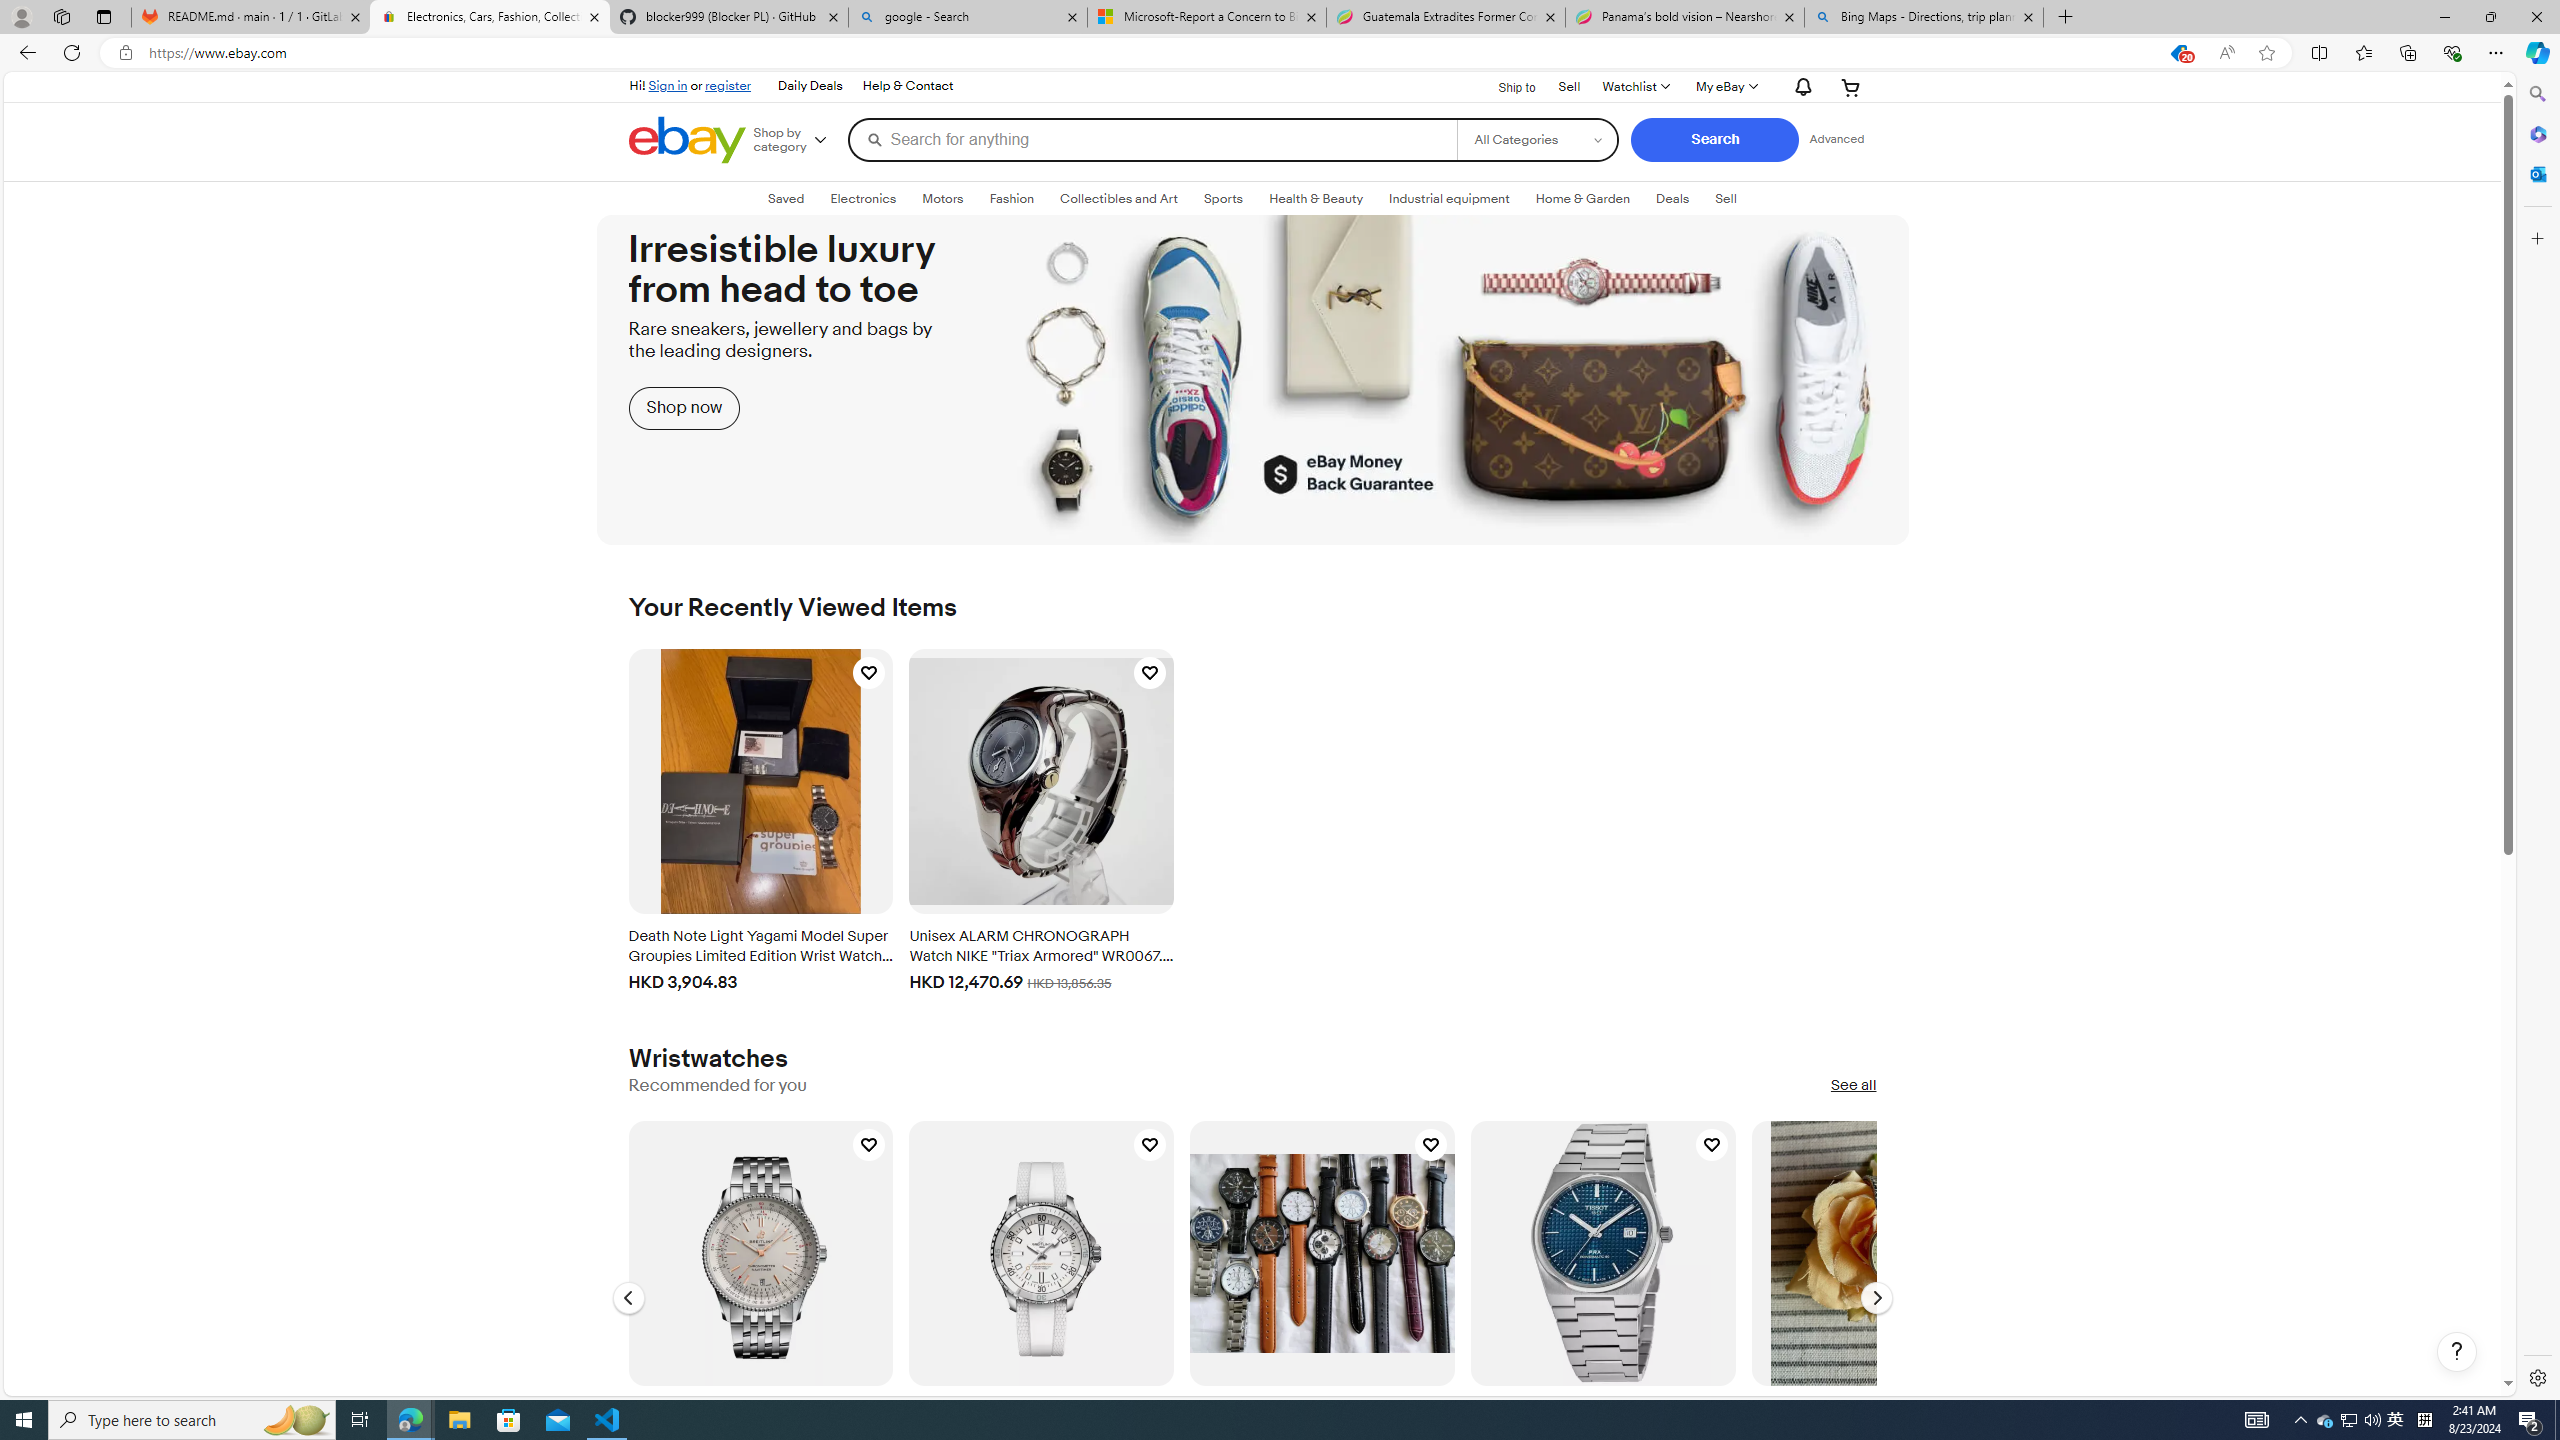  I want to click on 'Deals', so click(1671, 198).